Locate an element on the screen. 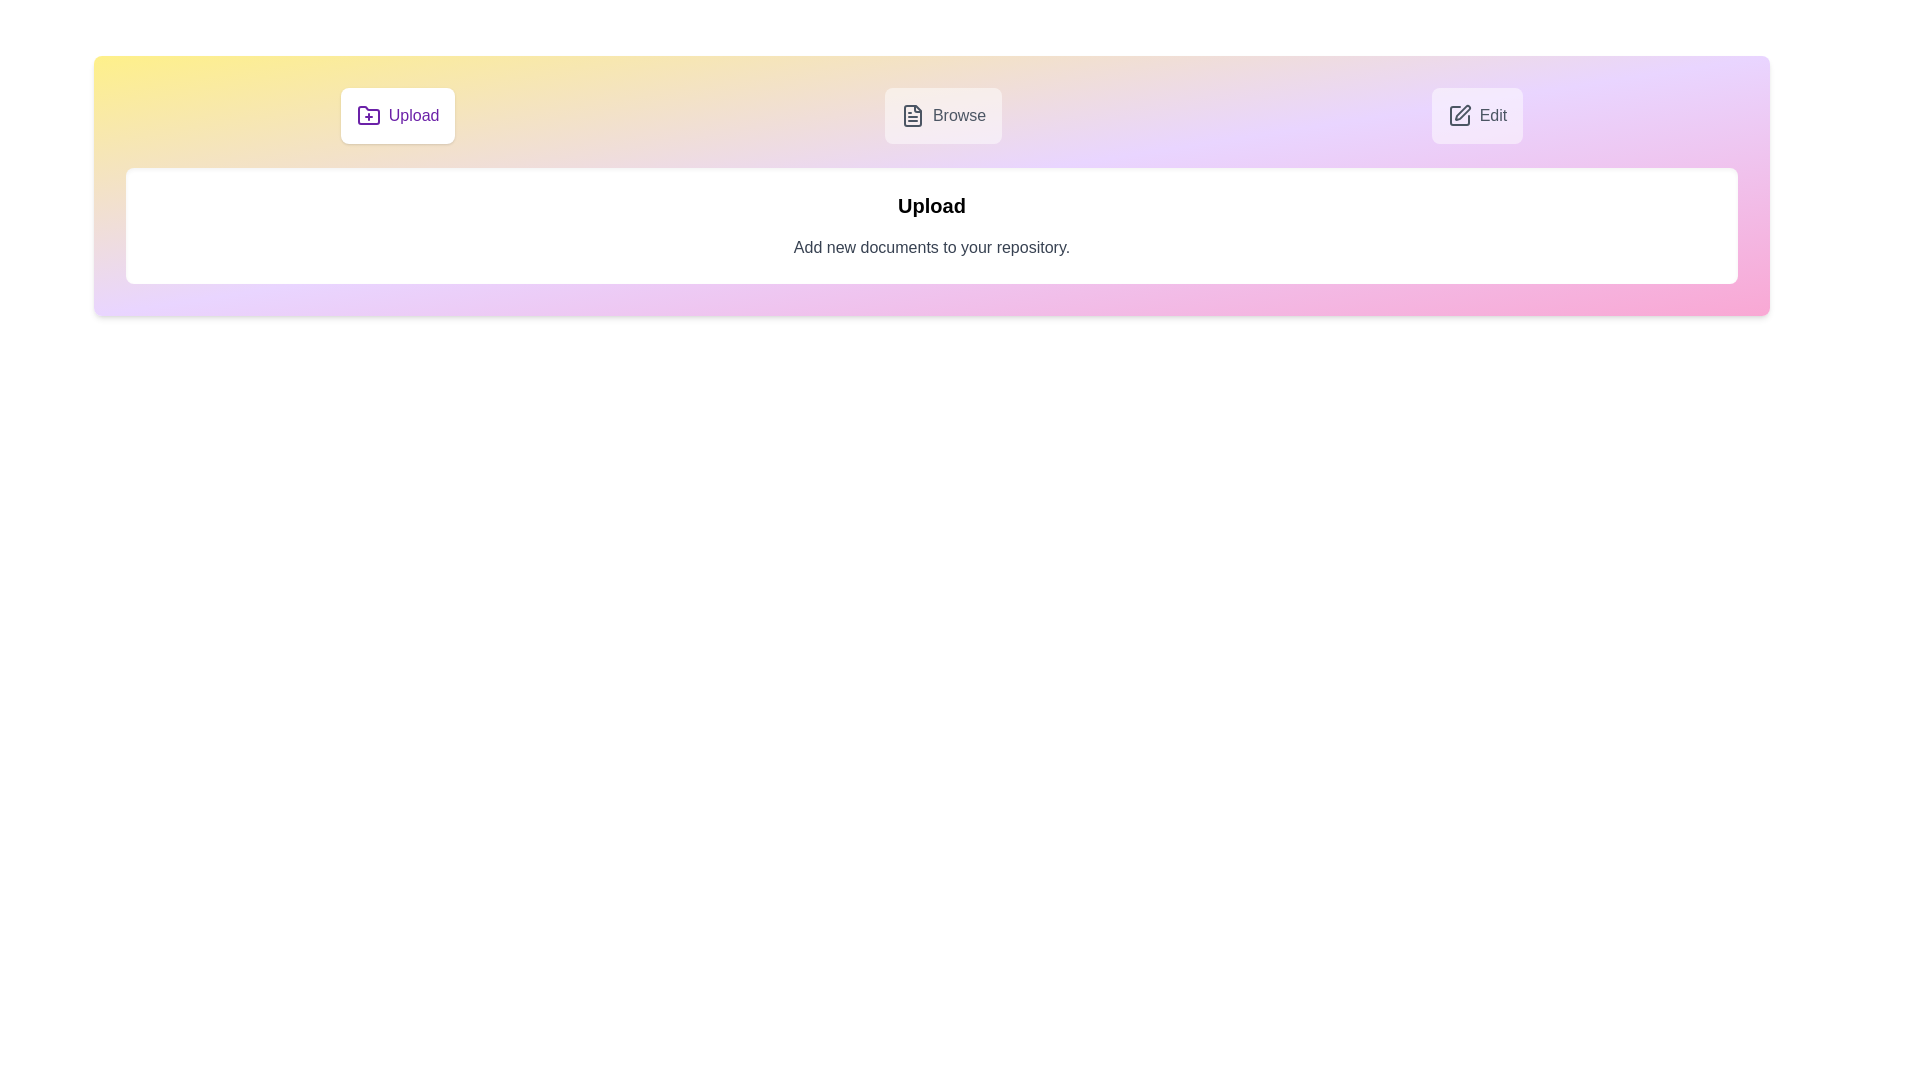 This screenshot has height=1080, width=1920. the Edit tab by clicking on its button is located at coordinates (1477, 115).